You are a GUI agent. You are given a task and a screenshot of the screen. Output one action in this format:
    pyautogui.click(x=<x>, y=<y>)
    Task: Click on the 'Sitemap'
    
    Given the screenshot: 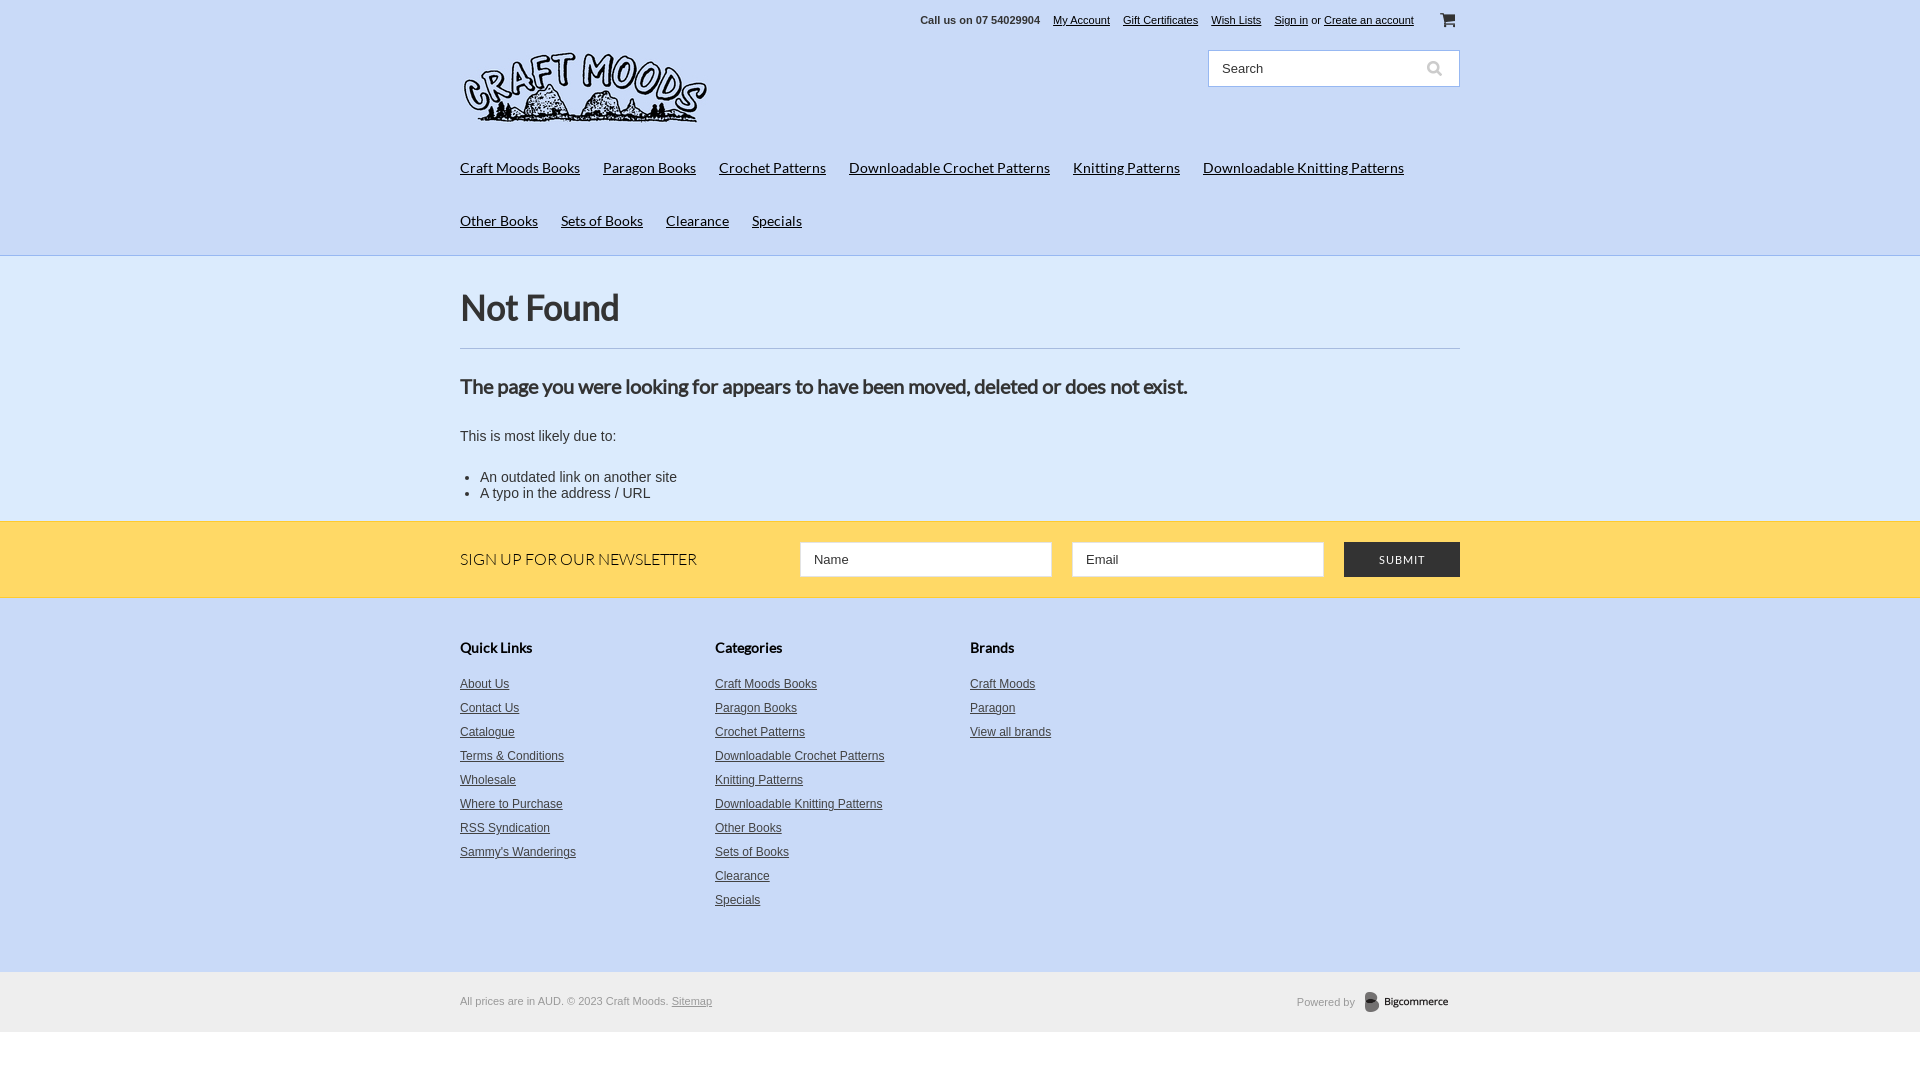 What is the action you would take?
    pyautogui.click(x=691, y=1001)
    